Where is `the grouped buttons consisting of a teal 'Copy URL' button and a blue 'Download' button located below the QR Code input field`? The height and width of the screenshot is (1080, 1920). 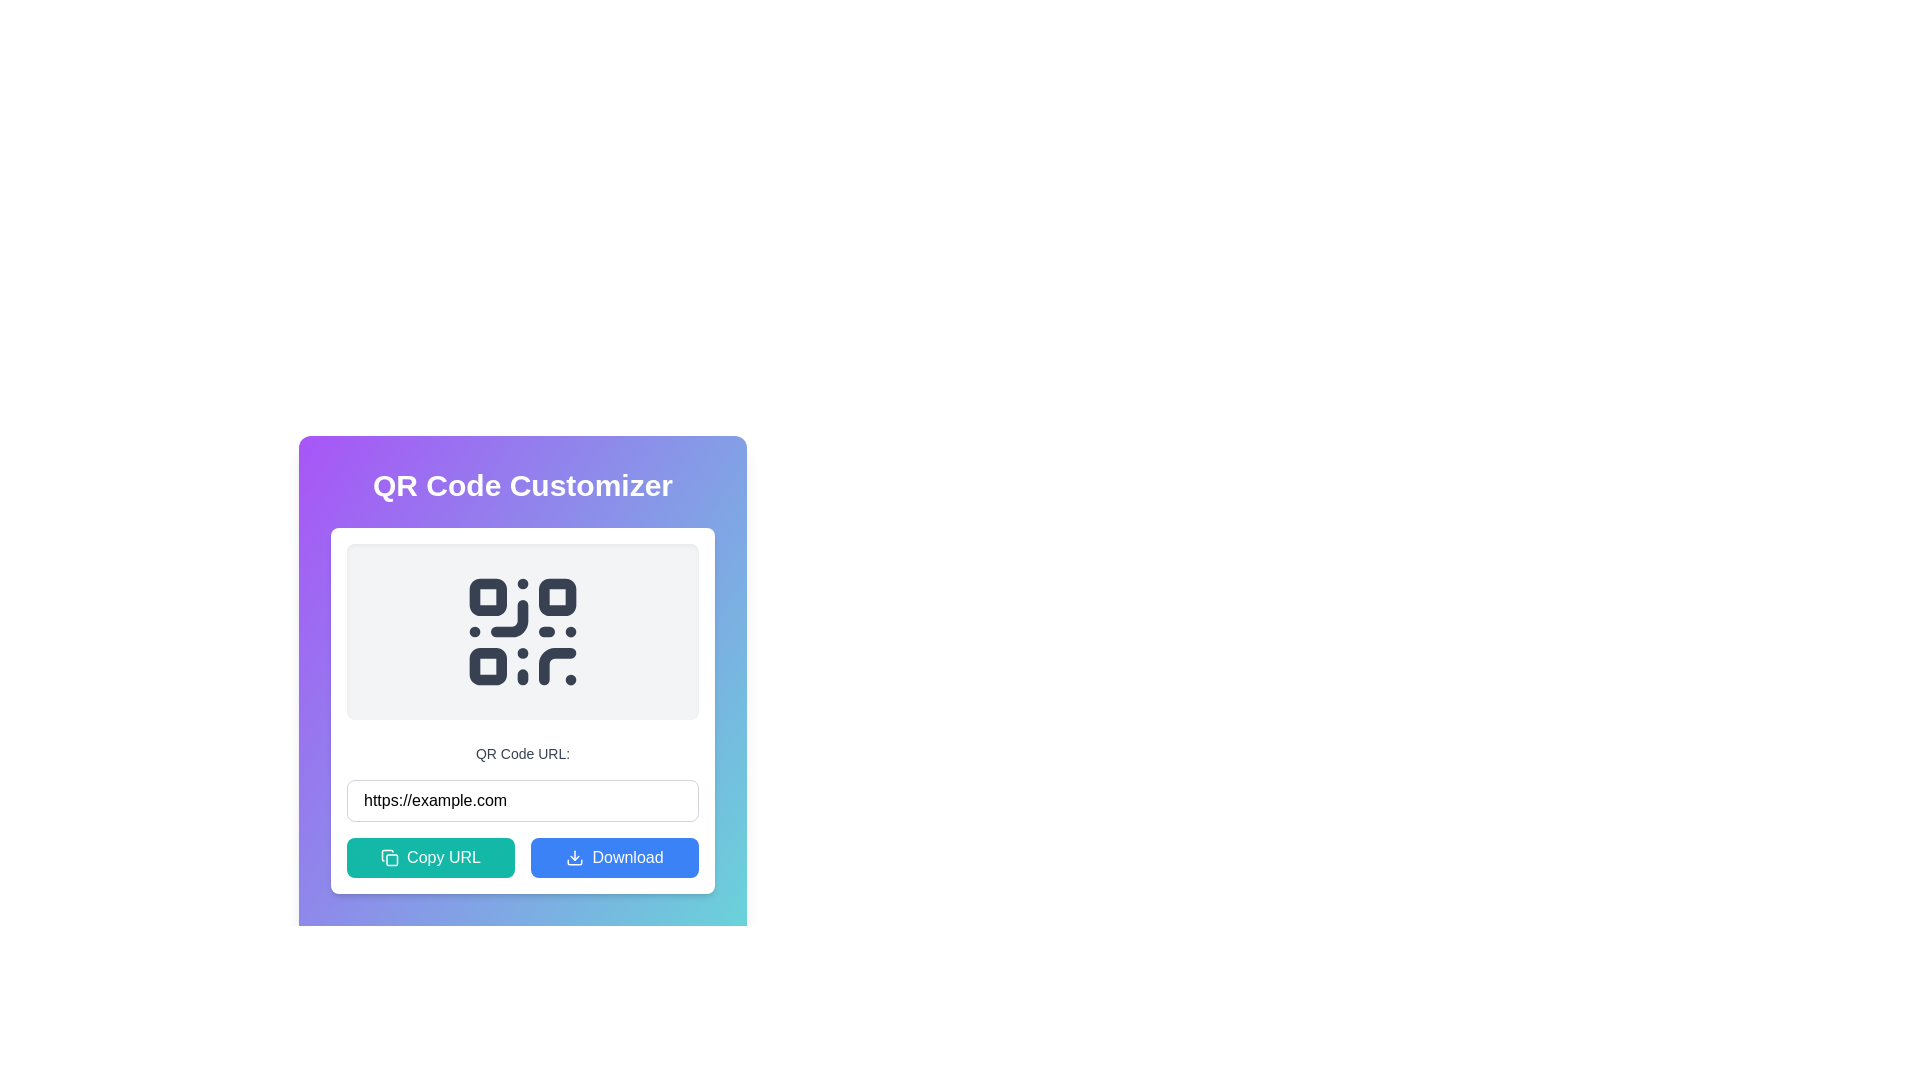 the grouped buttons consisting of a teal 'Copy URL' button and a blue 'Download' button located below the QR Code input field is located at coordinates (523, 856).